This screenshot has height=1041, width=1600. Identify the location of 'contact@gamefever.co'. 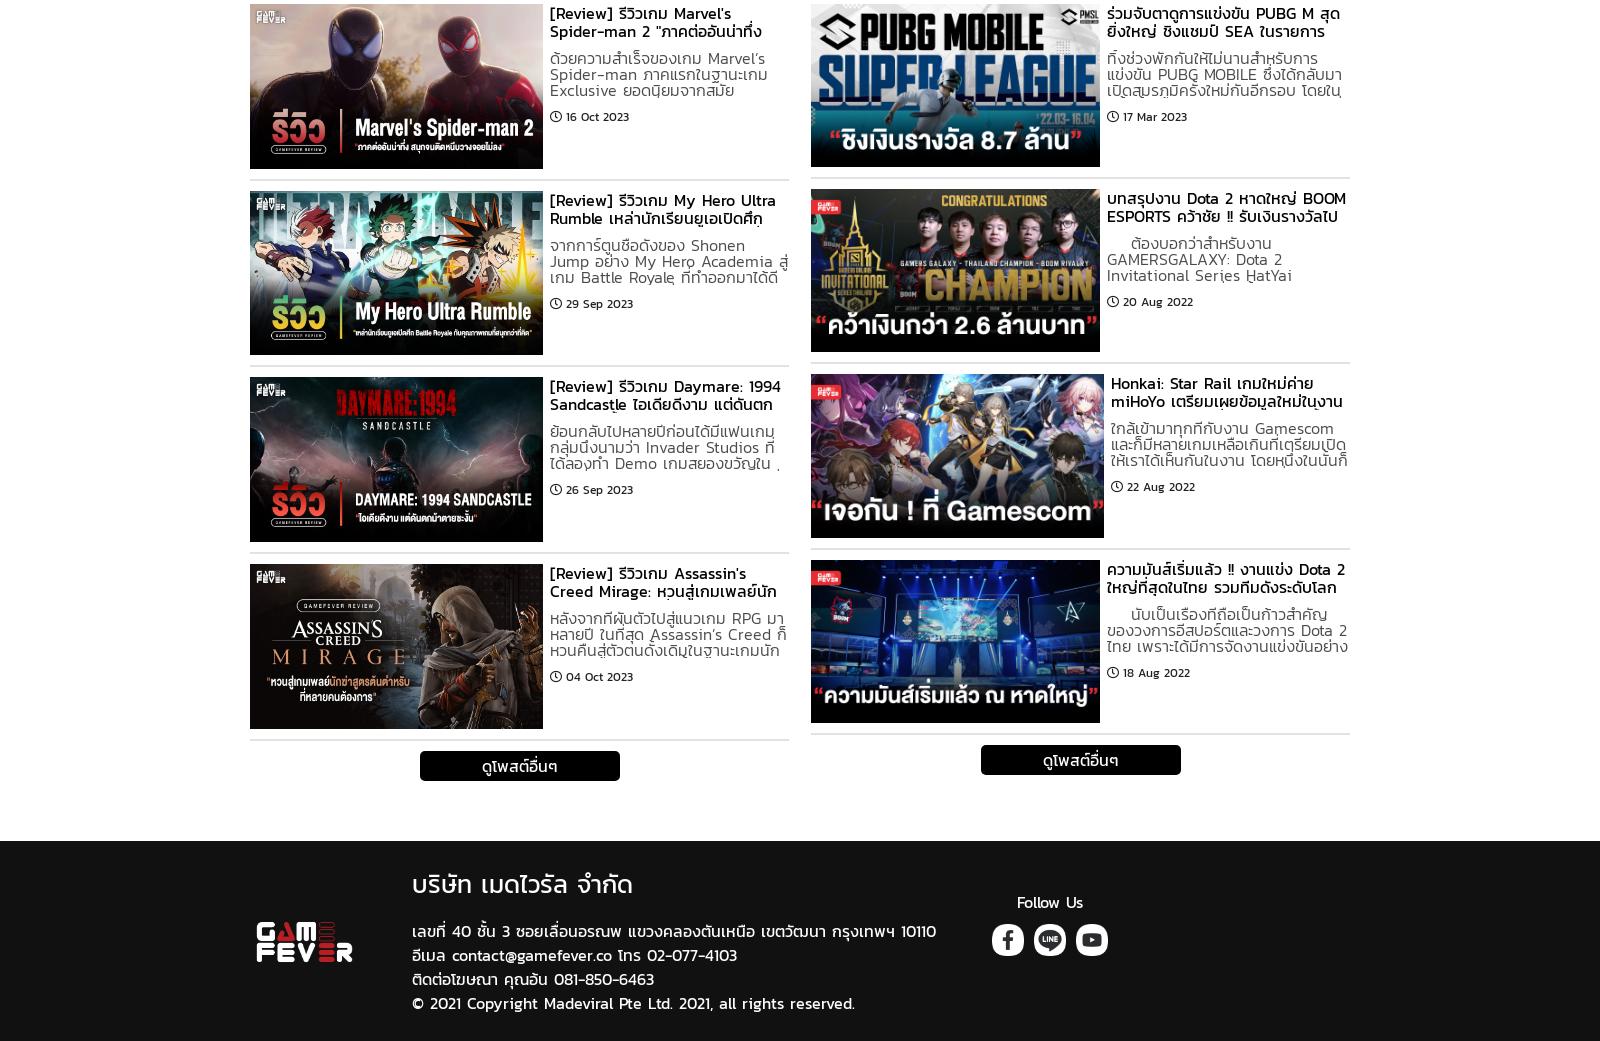
(530, 953).